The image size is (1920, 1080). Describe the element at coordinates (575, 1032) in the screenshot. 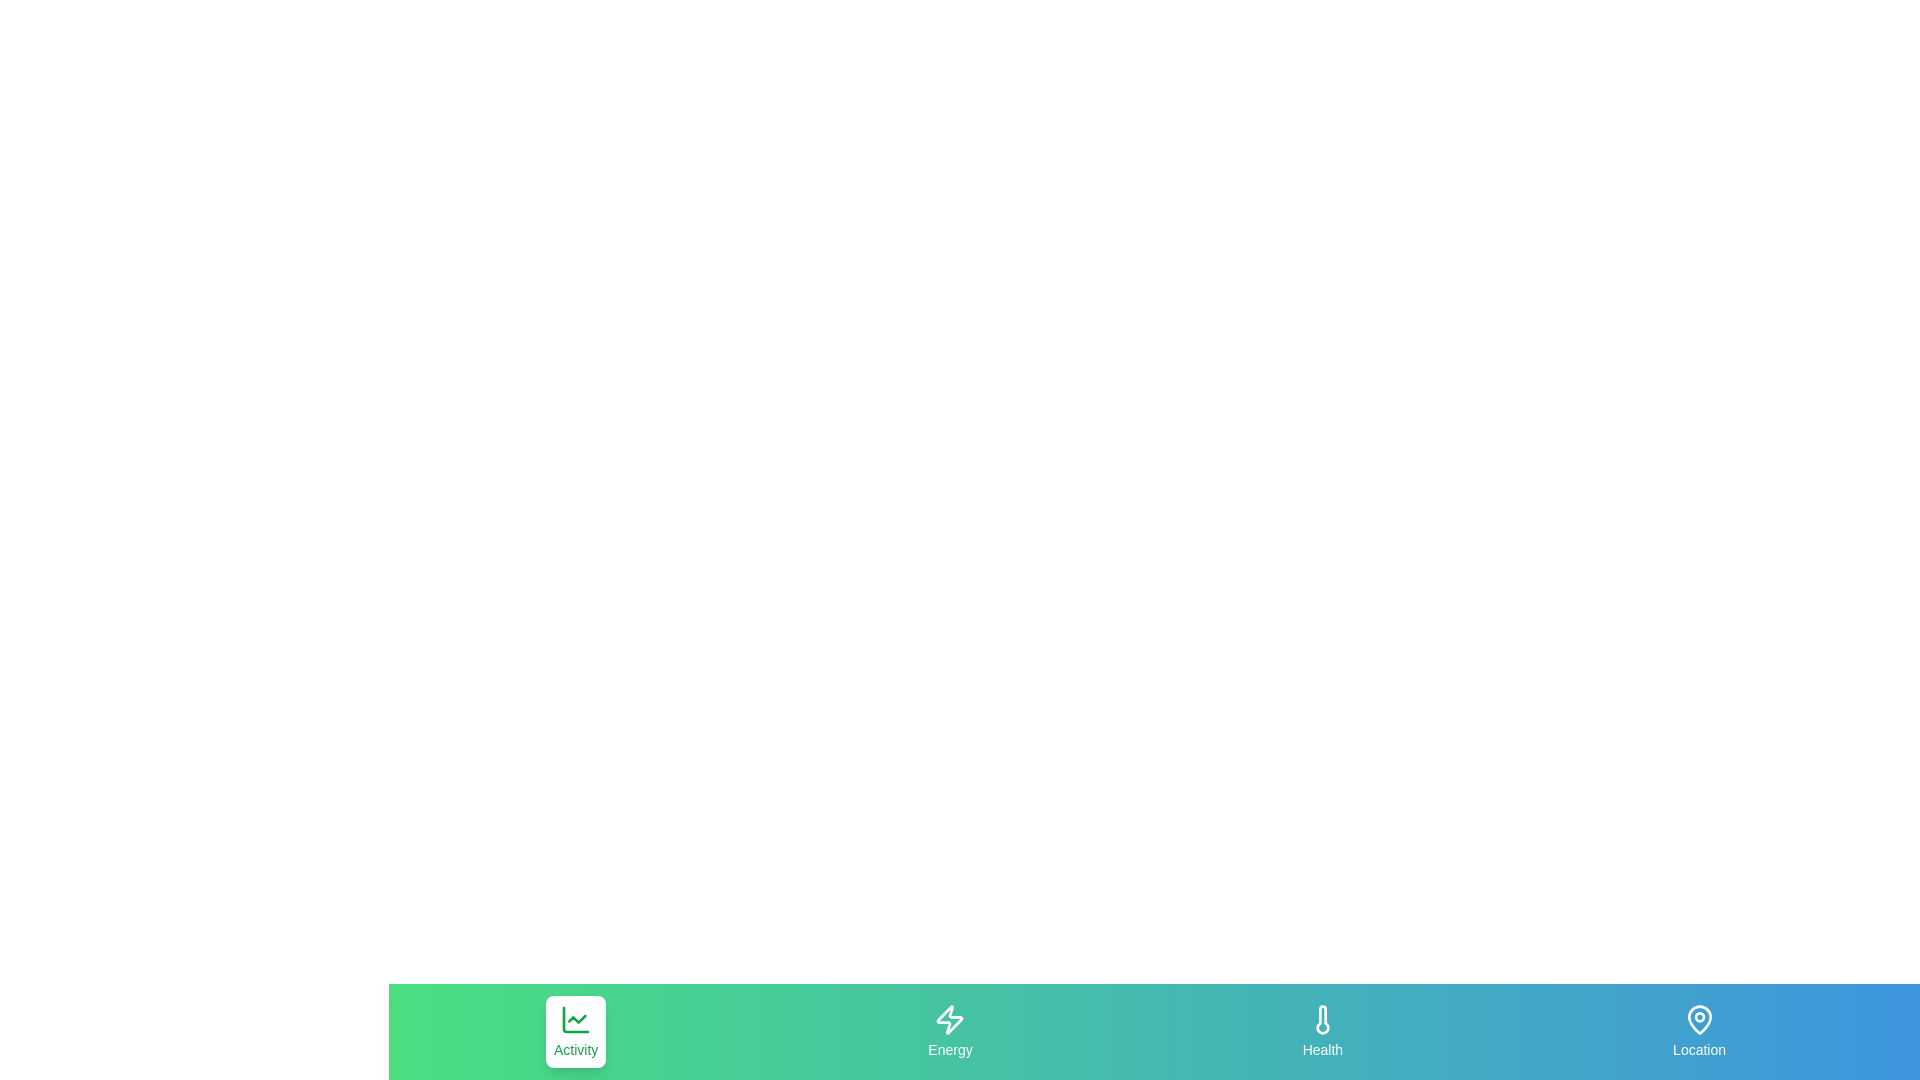

I see `the Activity tab to select it` at that location.